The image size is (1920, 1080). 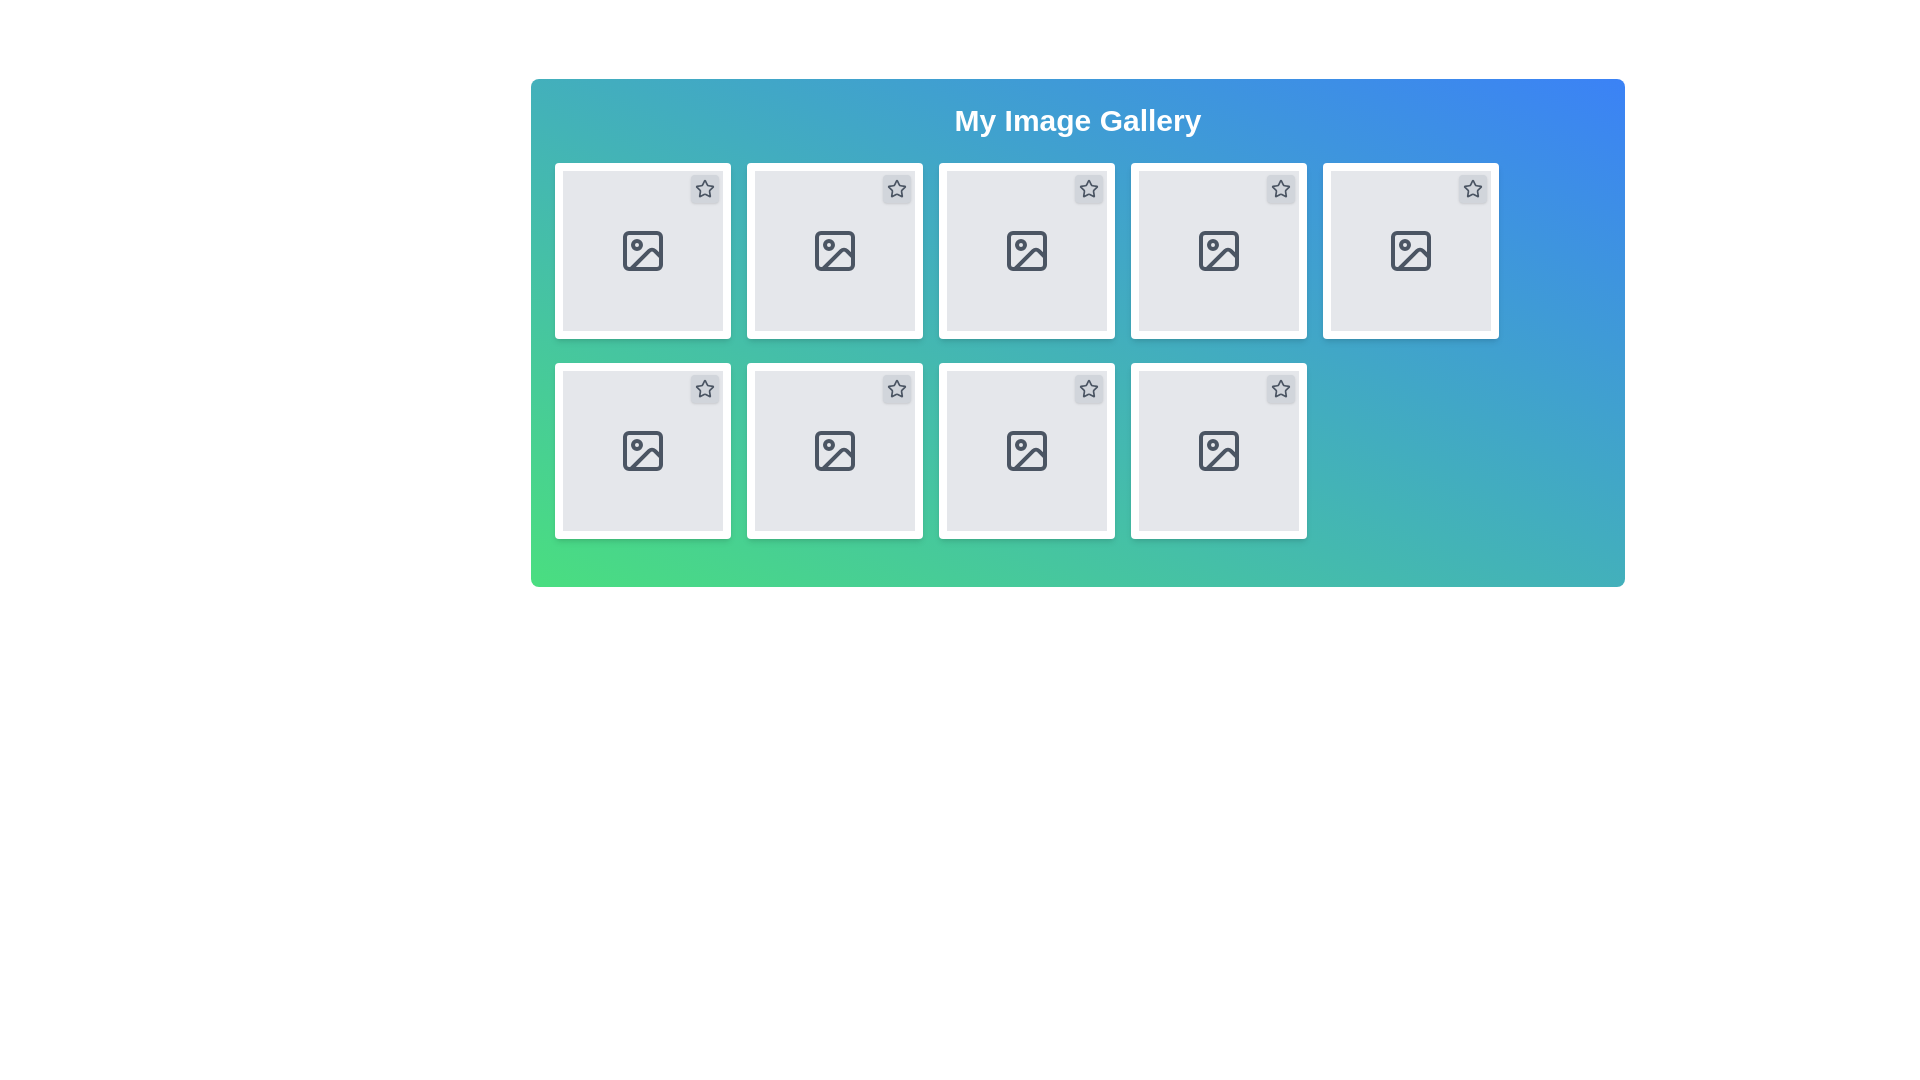 I want to click on the toggle button located at the top-right corner of the second image tile in the first row, so click(x=896, y=189).